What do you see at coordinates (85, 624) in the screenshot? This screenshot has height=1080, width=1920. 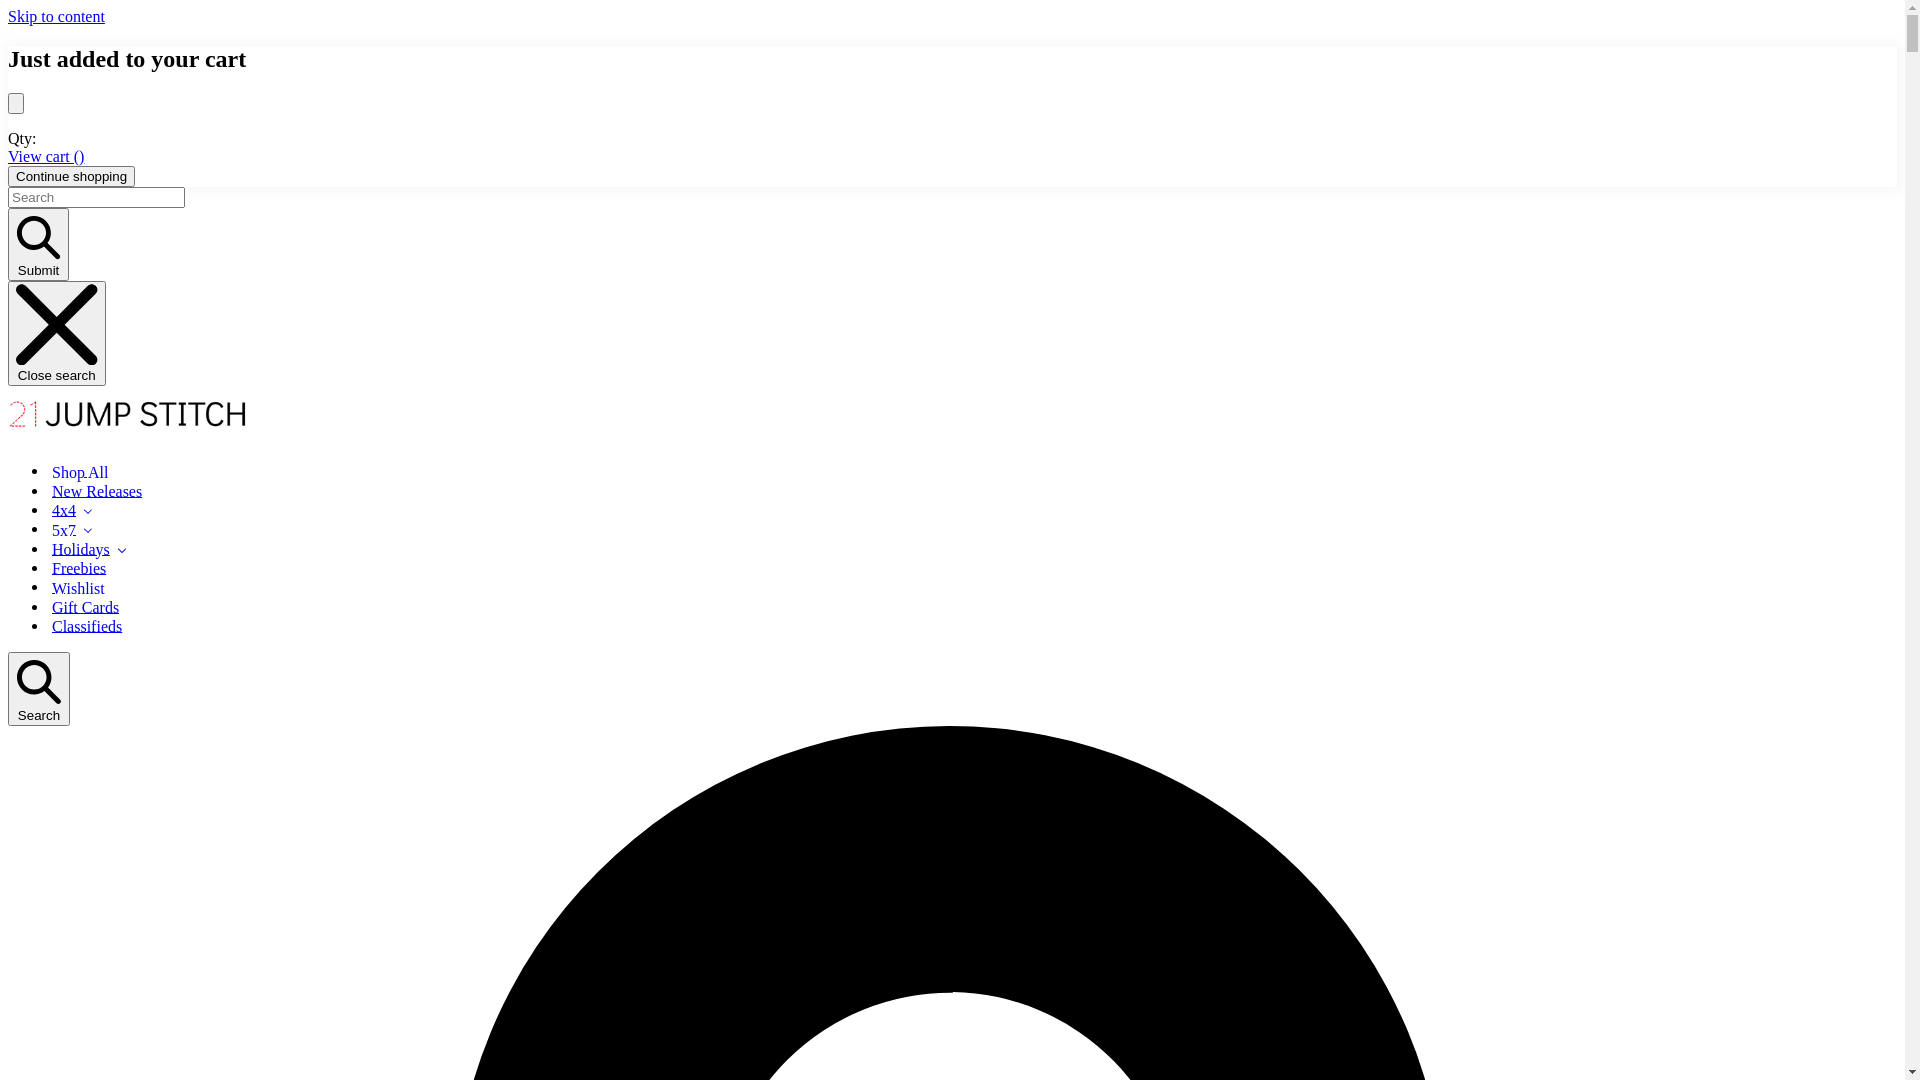 I see `'Classifieds'` at bounding box center [85, 624].